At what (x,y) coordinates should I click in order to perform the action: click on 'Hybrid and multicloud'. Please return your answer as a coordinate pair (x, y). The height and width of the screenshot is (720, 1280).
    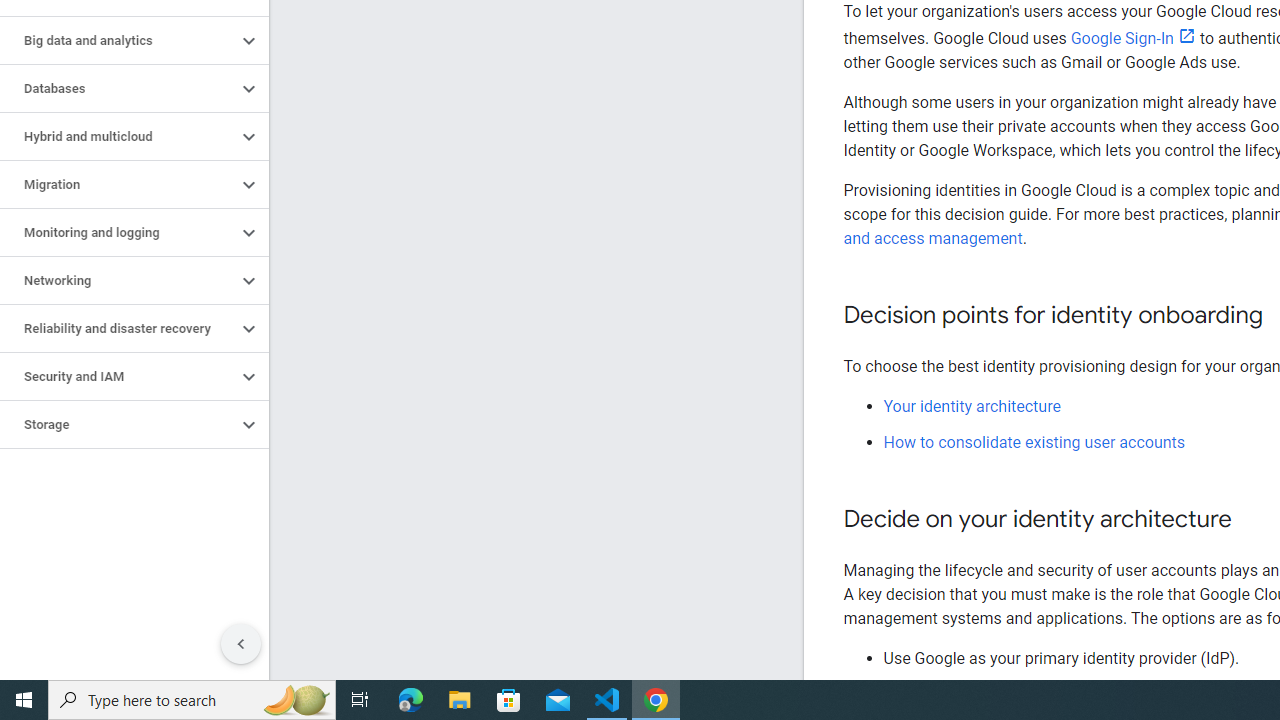
    Looking at the image, I should click on (117, 136).